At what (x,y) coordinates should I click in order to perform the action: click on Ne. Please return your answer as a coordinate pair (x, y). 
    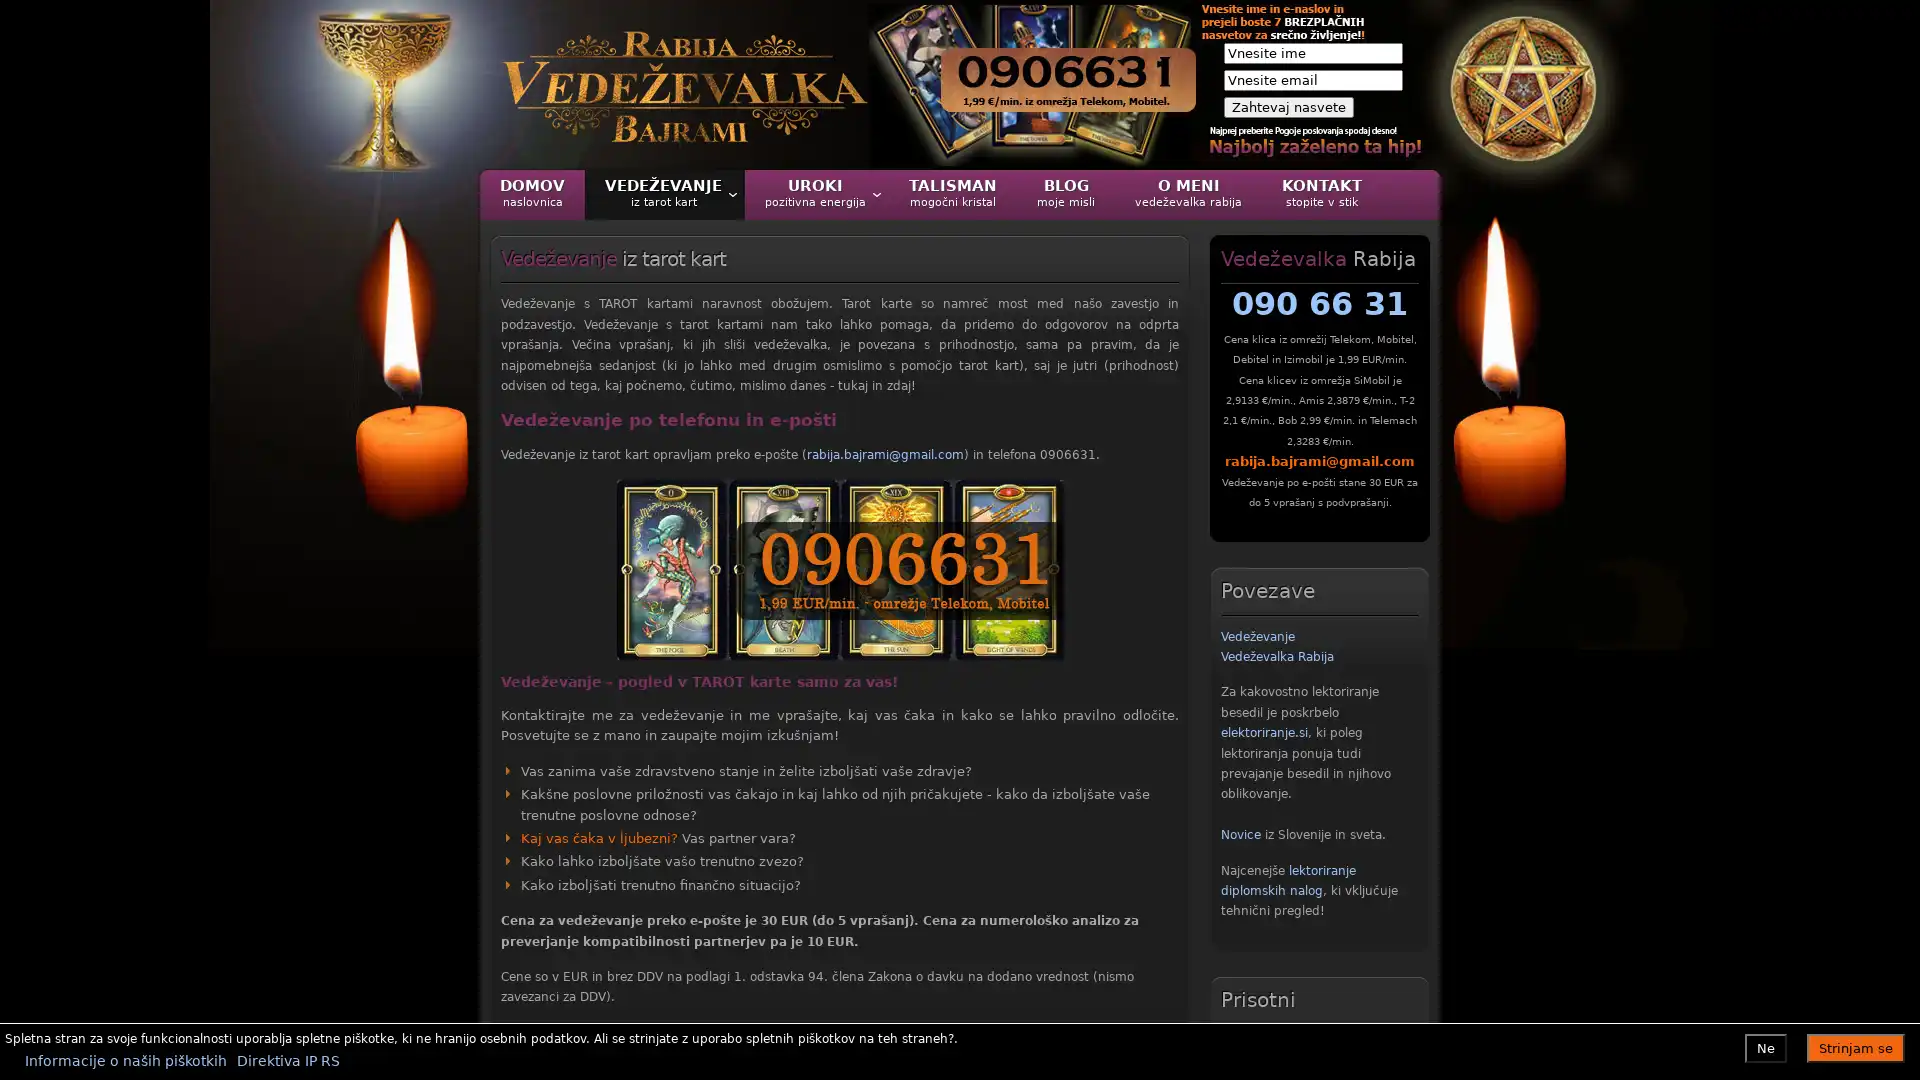
    Looking at the image, I should click on (1766, 1046).